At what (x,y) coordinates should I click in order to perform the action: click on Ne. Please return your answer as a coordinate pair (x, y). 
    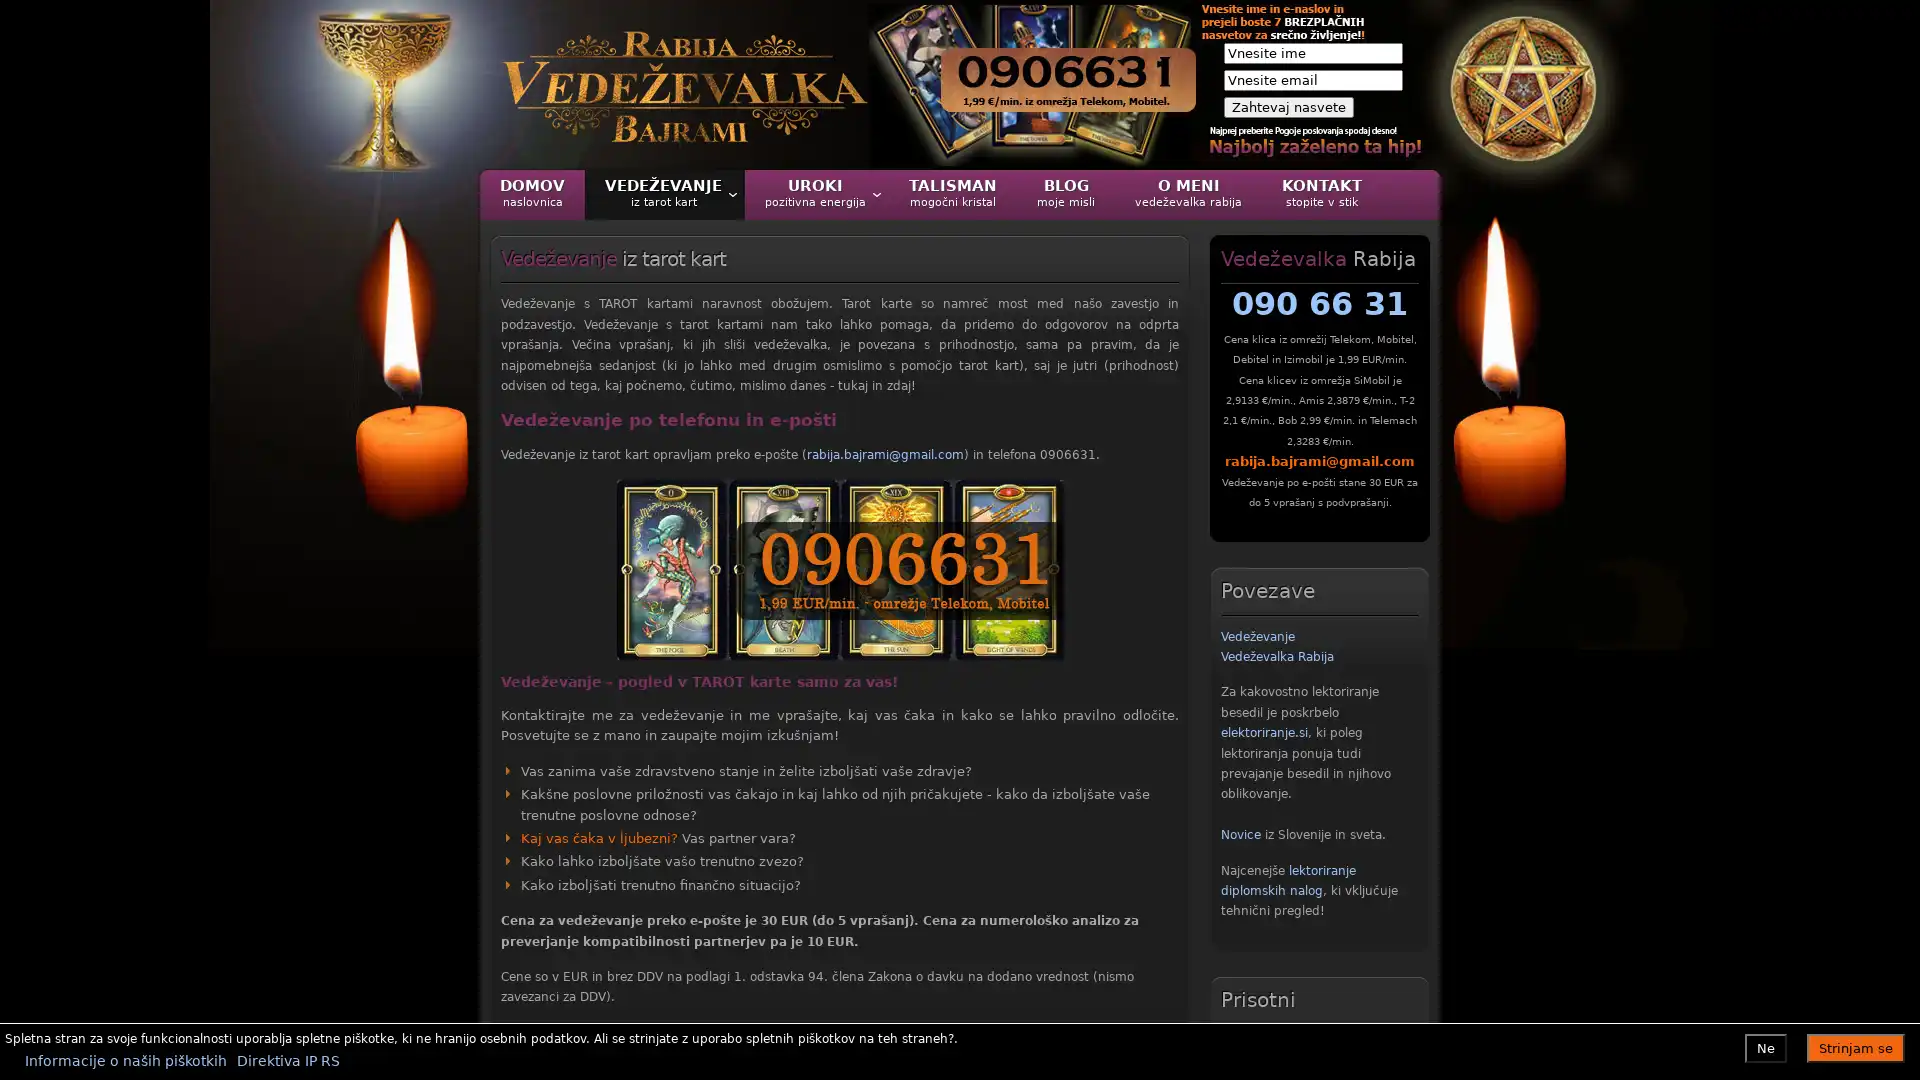
    Looking at the image, I should click on (1766, 1046).